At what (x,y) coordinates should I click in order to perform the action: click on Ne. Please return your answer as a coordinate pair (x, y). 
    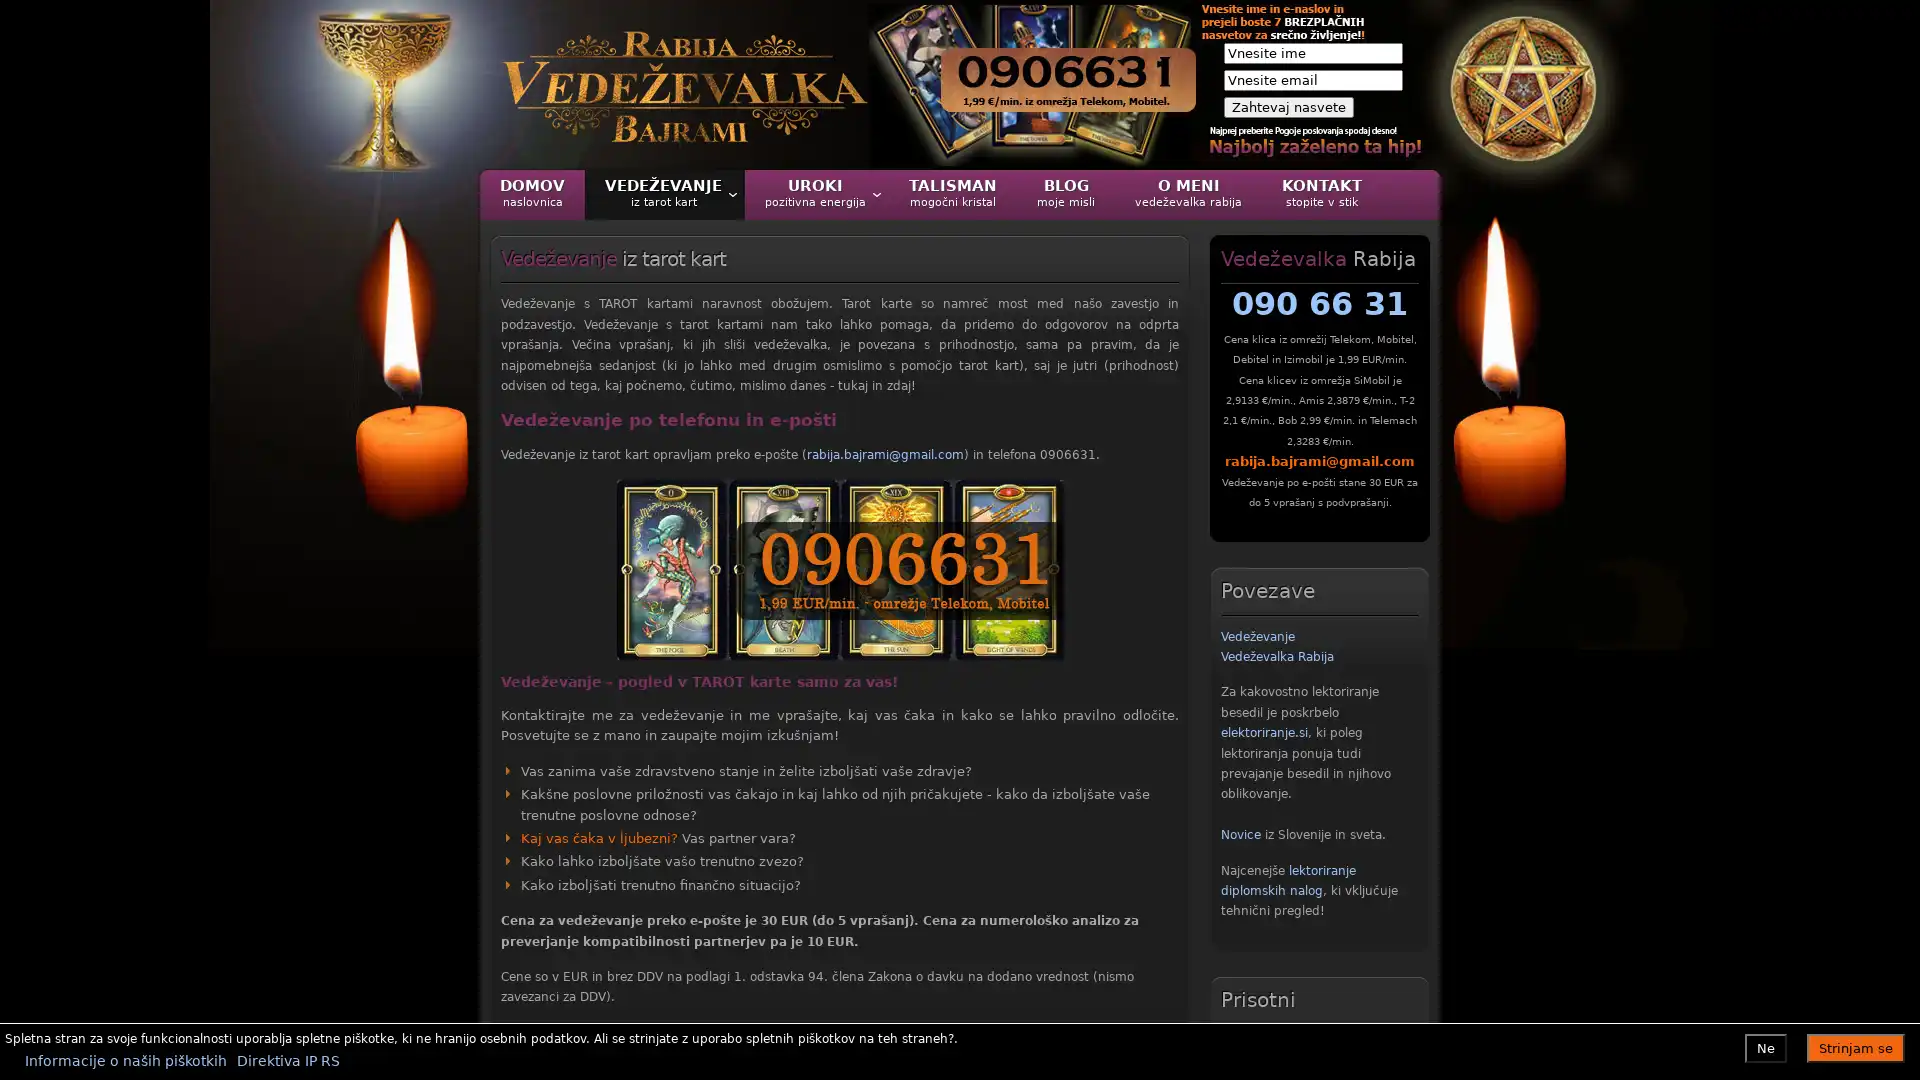
    Looking at the image, I should click on (1766, 1046).